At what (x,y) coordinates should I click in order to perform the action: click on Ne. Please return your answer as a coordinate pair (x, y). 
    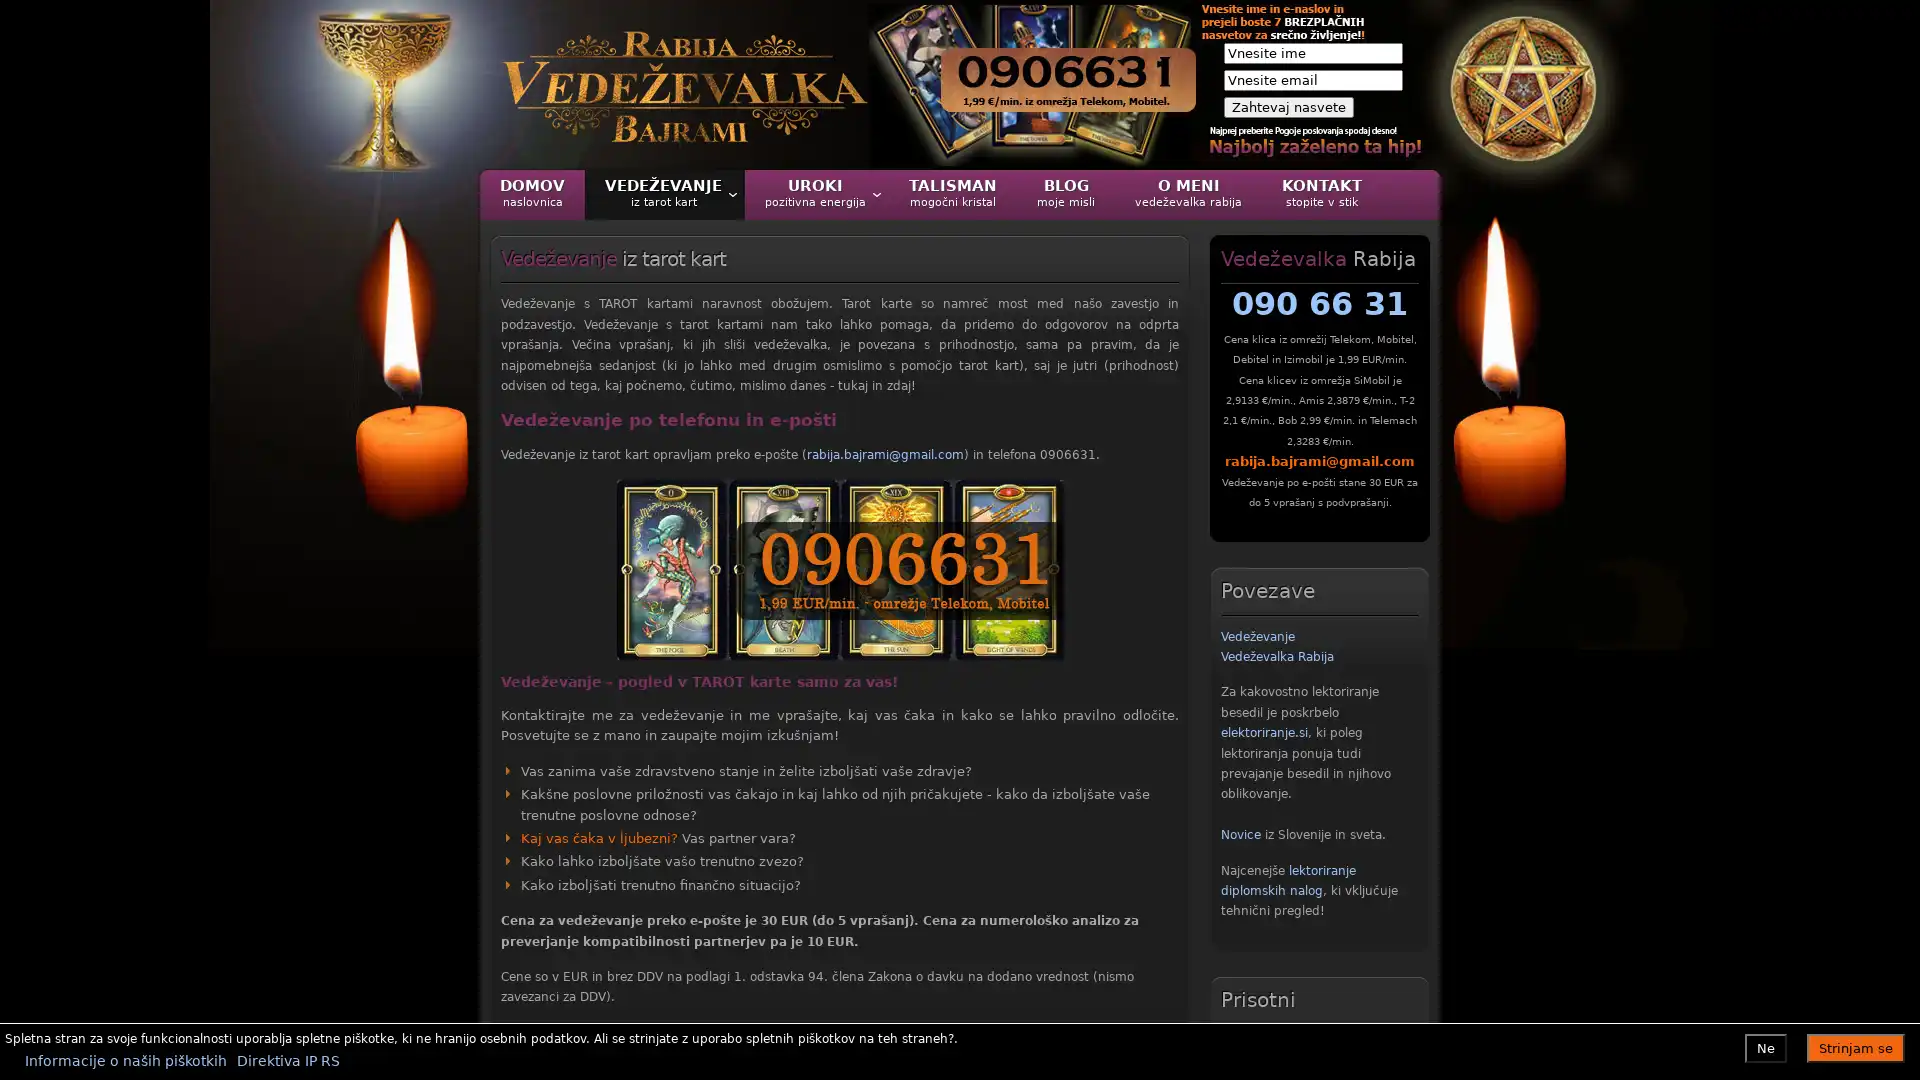
    Looking at the image, I should click on (1766, 1046).